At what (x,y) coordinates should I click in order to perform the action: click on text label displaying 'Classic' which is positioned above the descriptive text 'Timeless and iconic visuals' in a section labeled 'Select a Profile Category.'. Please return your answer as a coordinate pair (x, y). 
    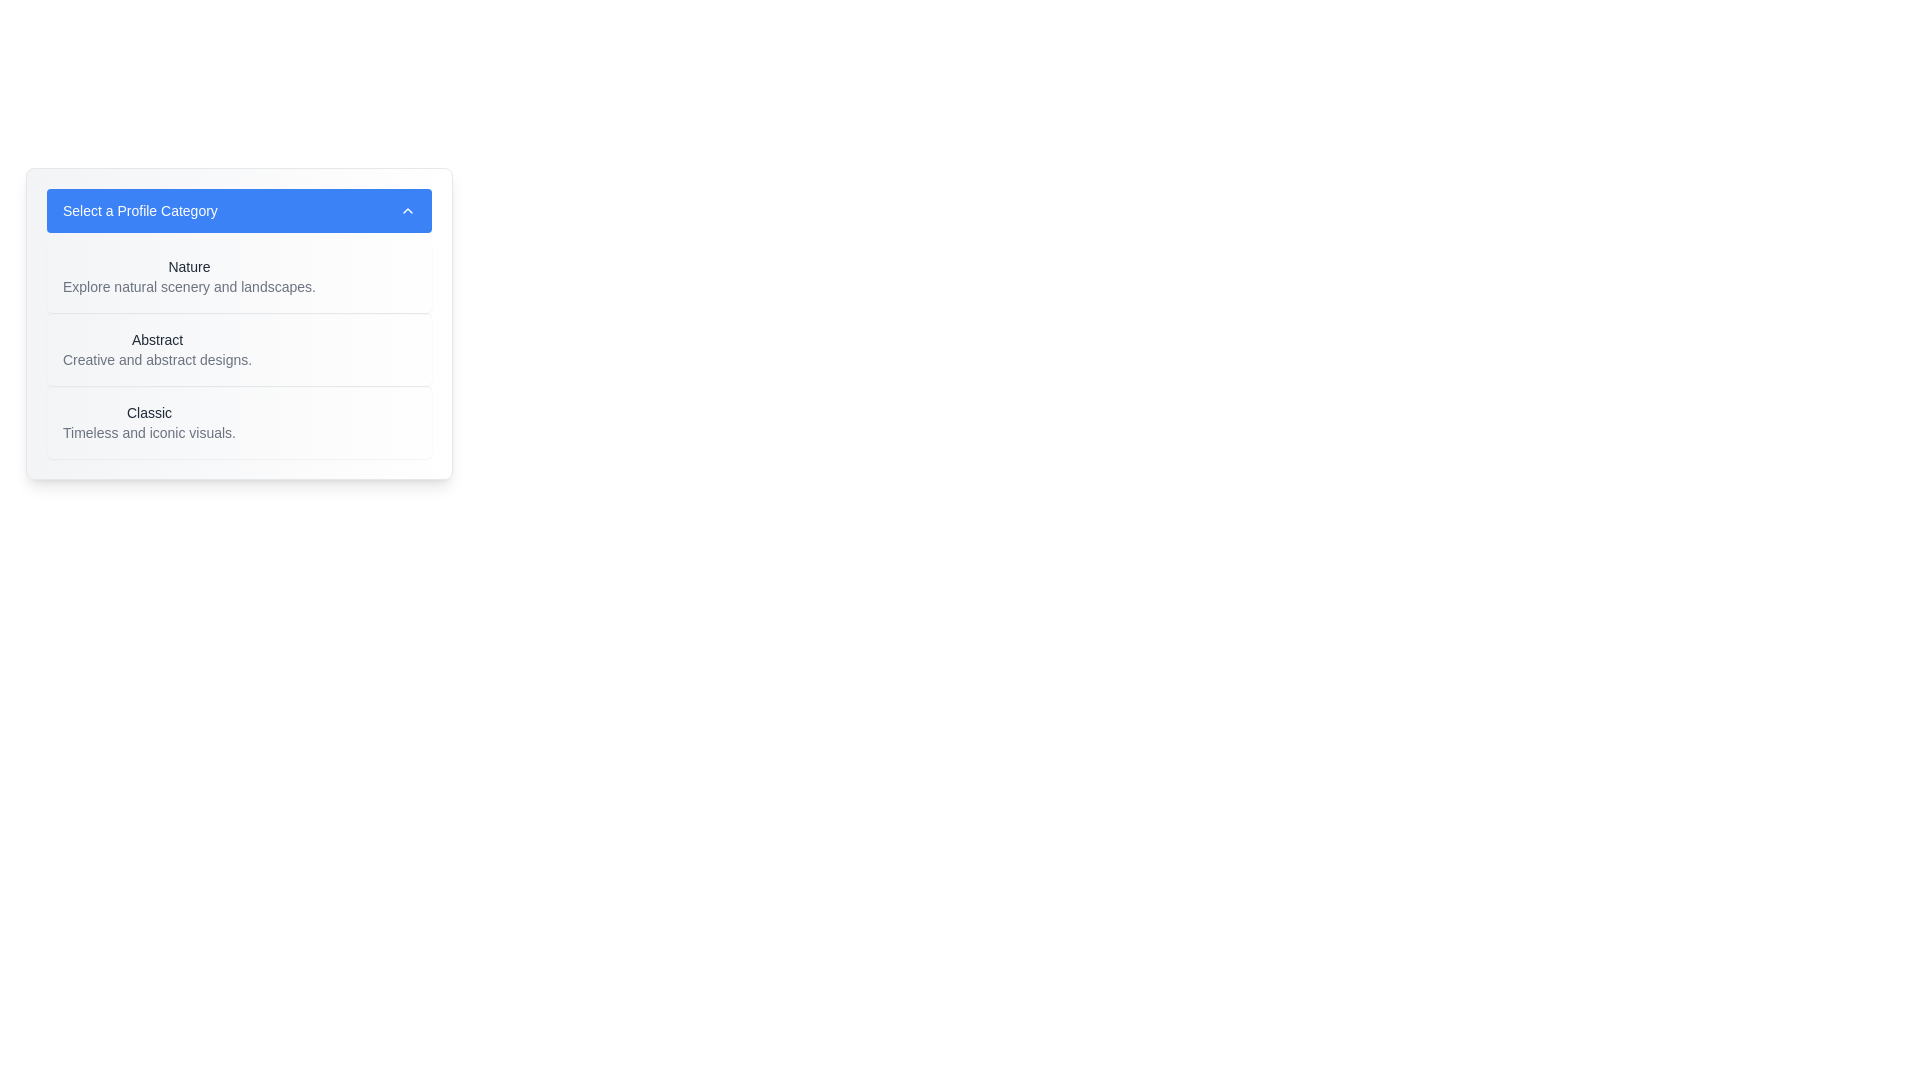
    Looking at the image, I should click on (148, 411).